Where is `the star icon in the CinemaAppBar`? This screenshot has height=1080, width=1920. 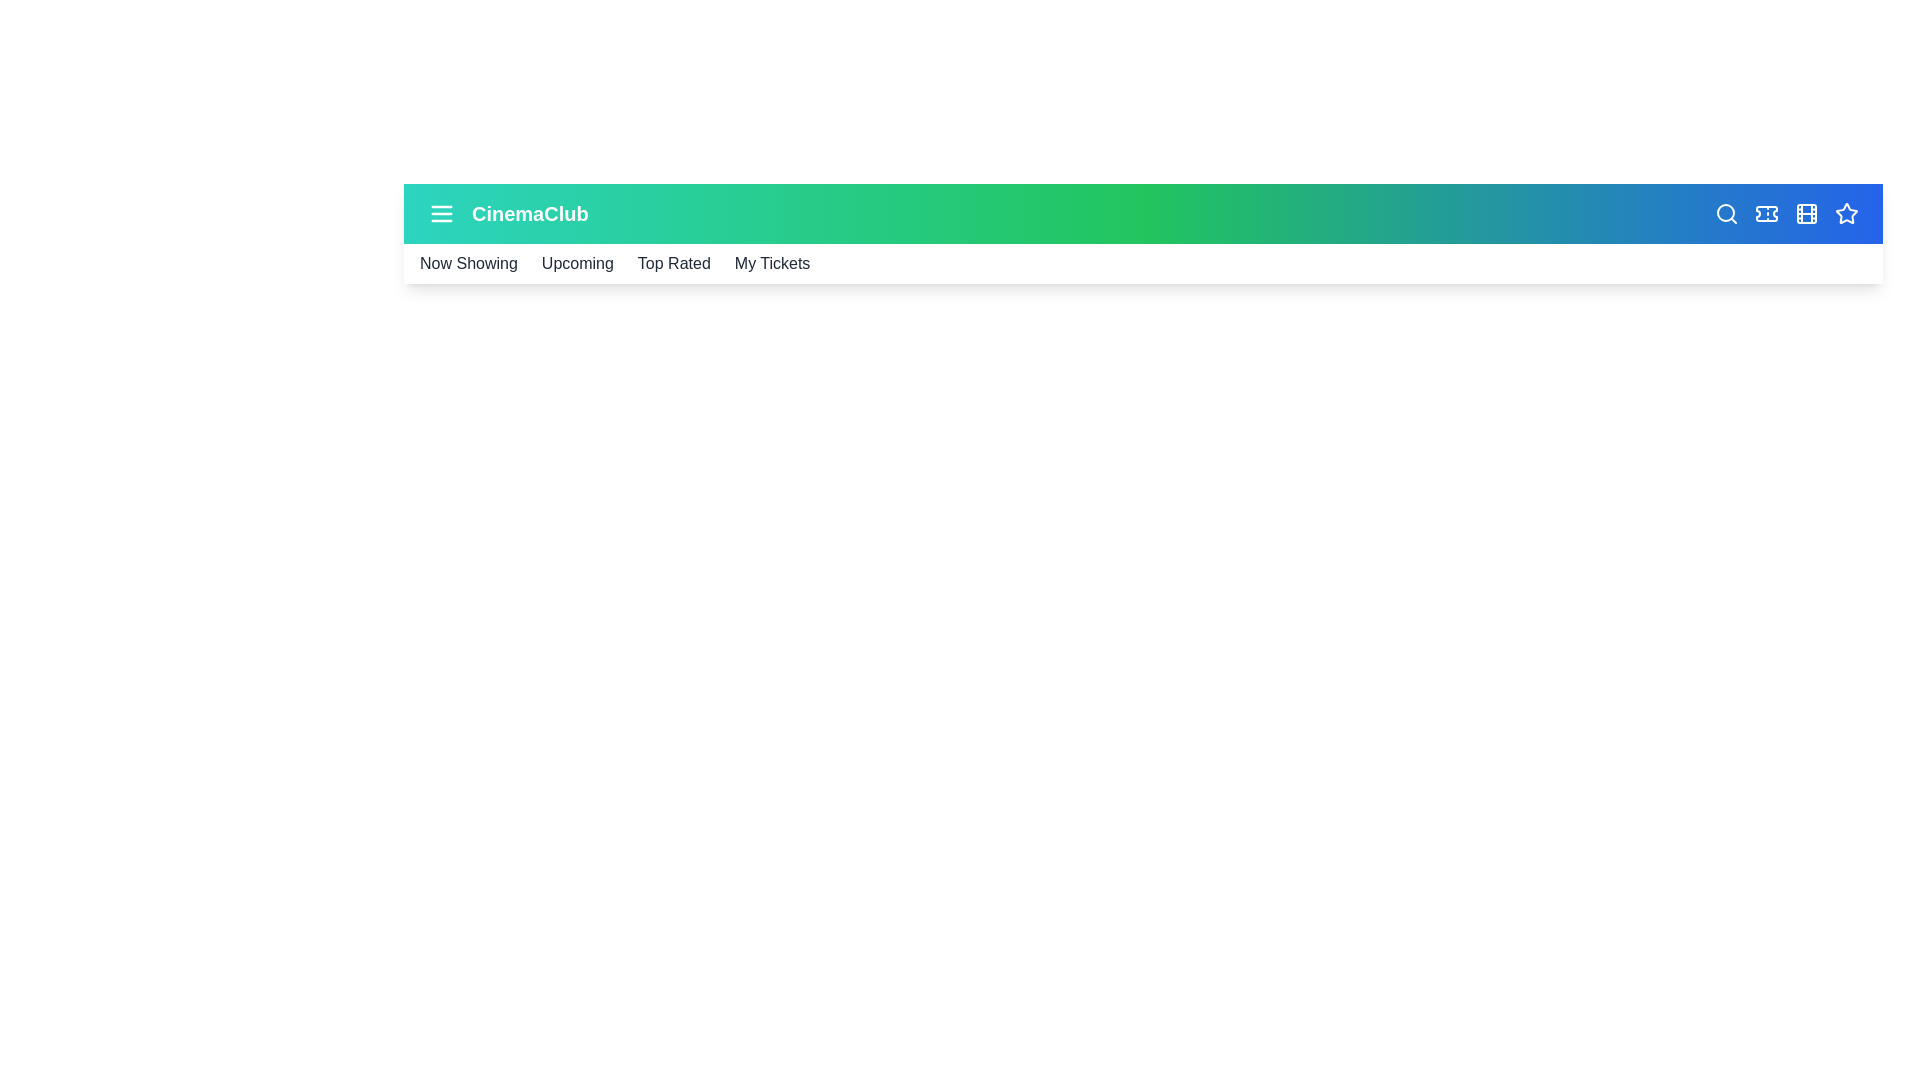
the star icon in the CinemaAppBar is located at coordinates (1846, 213).